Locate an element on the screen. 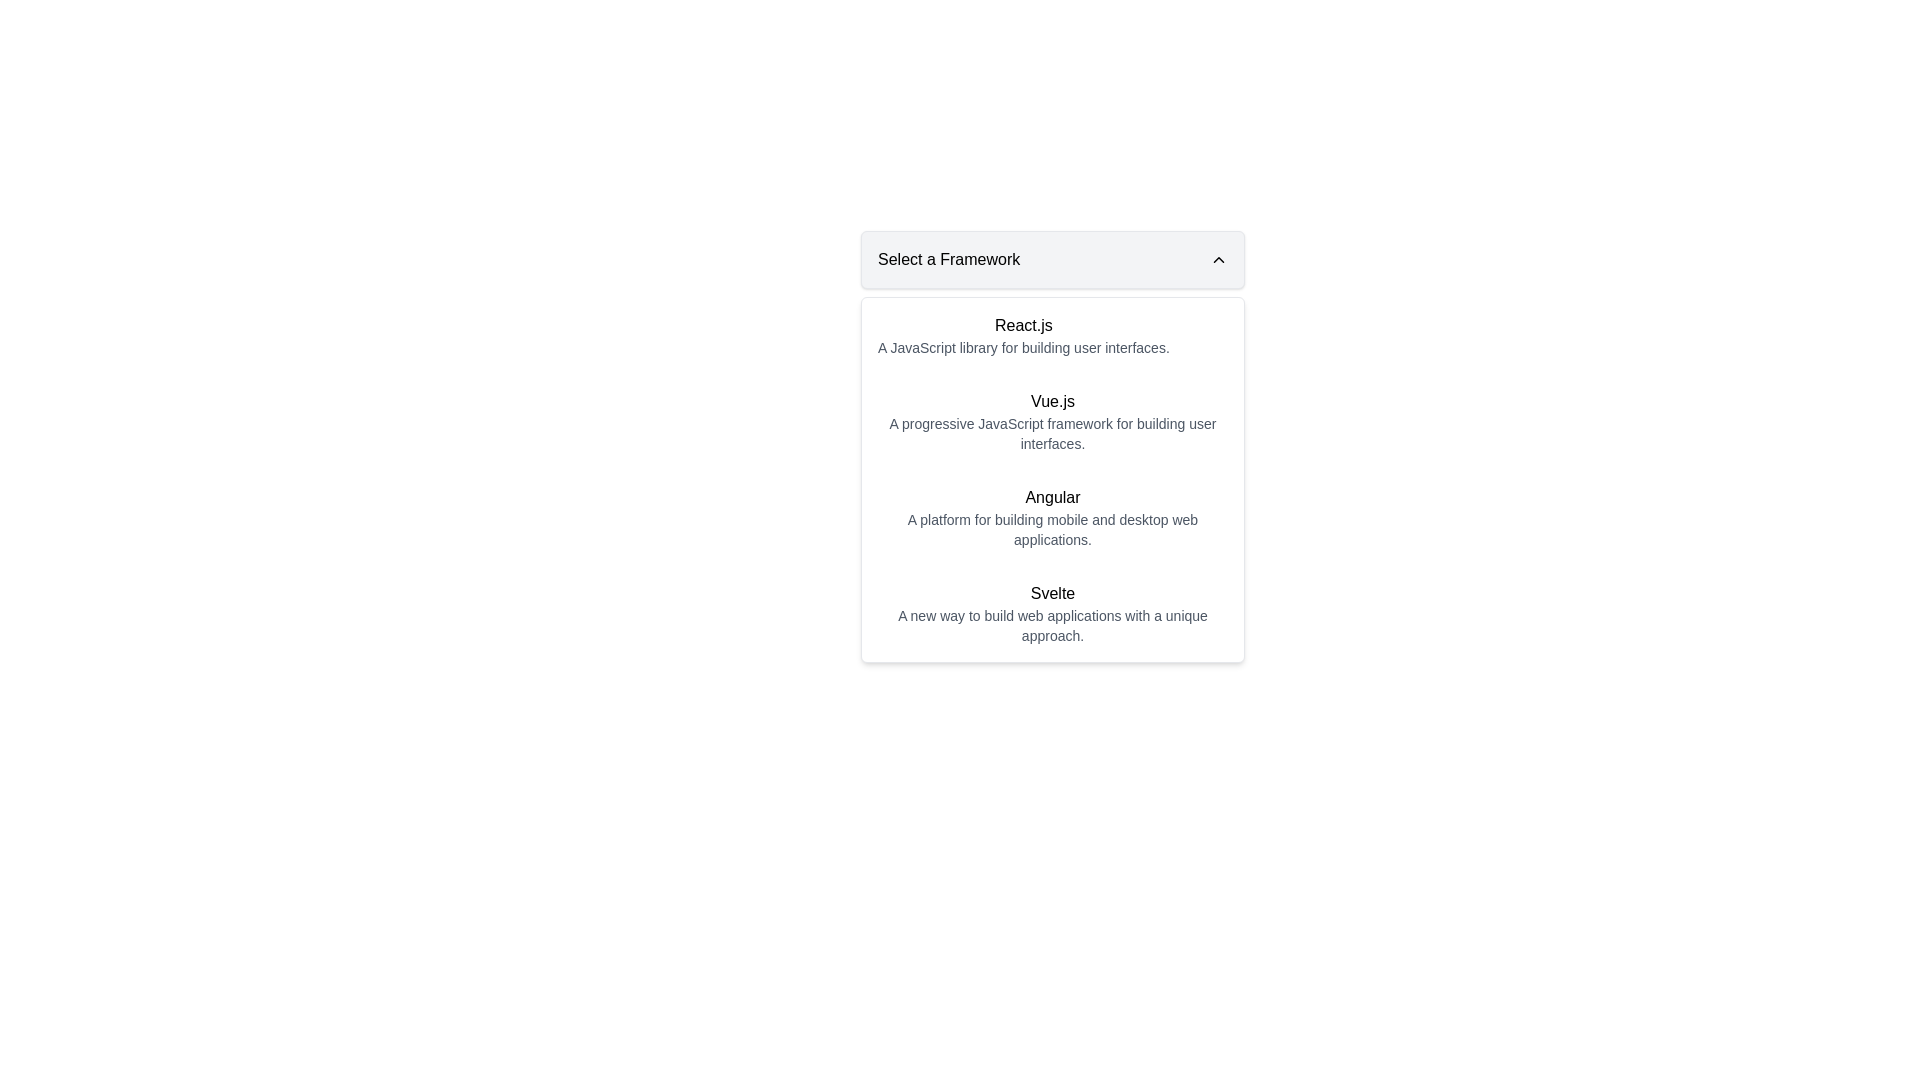 This screenshot has height=1080, width=1920. title text of the second item in the dropdown menu that describes Vue.js, located beneath 'React.js' is located at coordinates (1051, 401).